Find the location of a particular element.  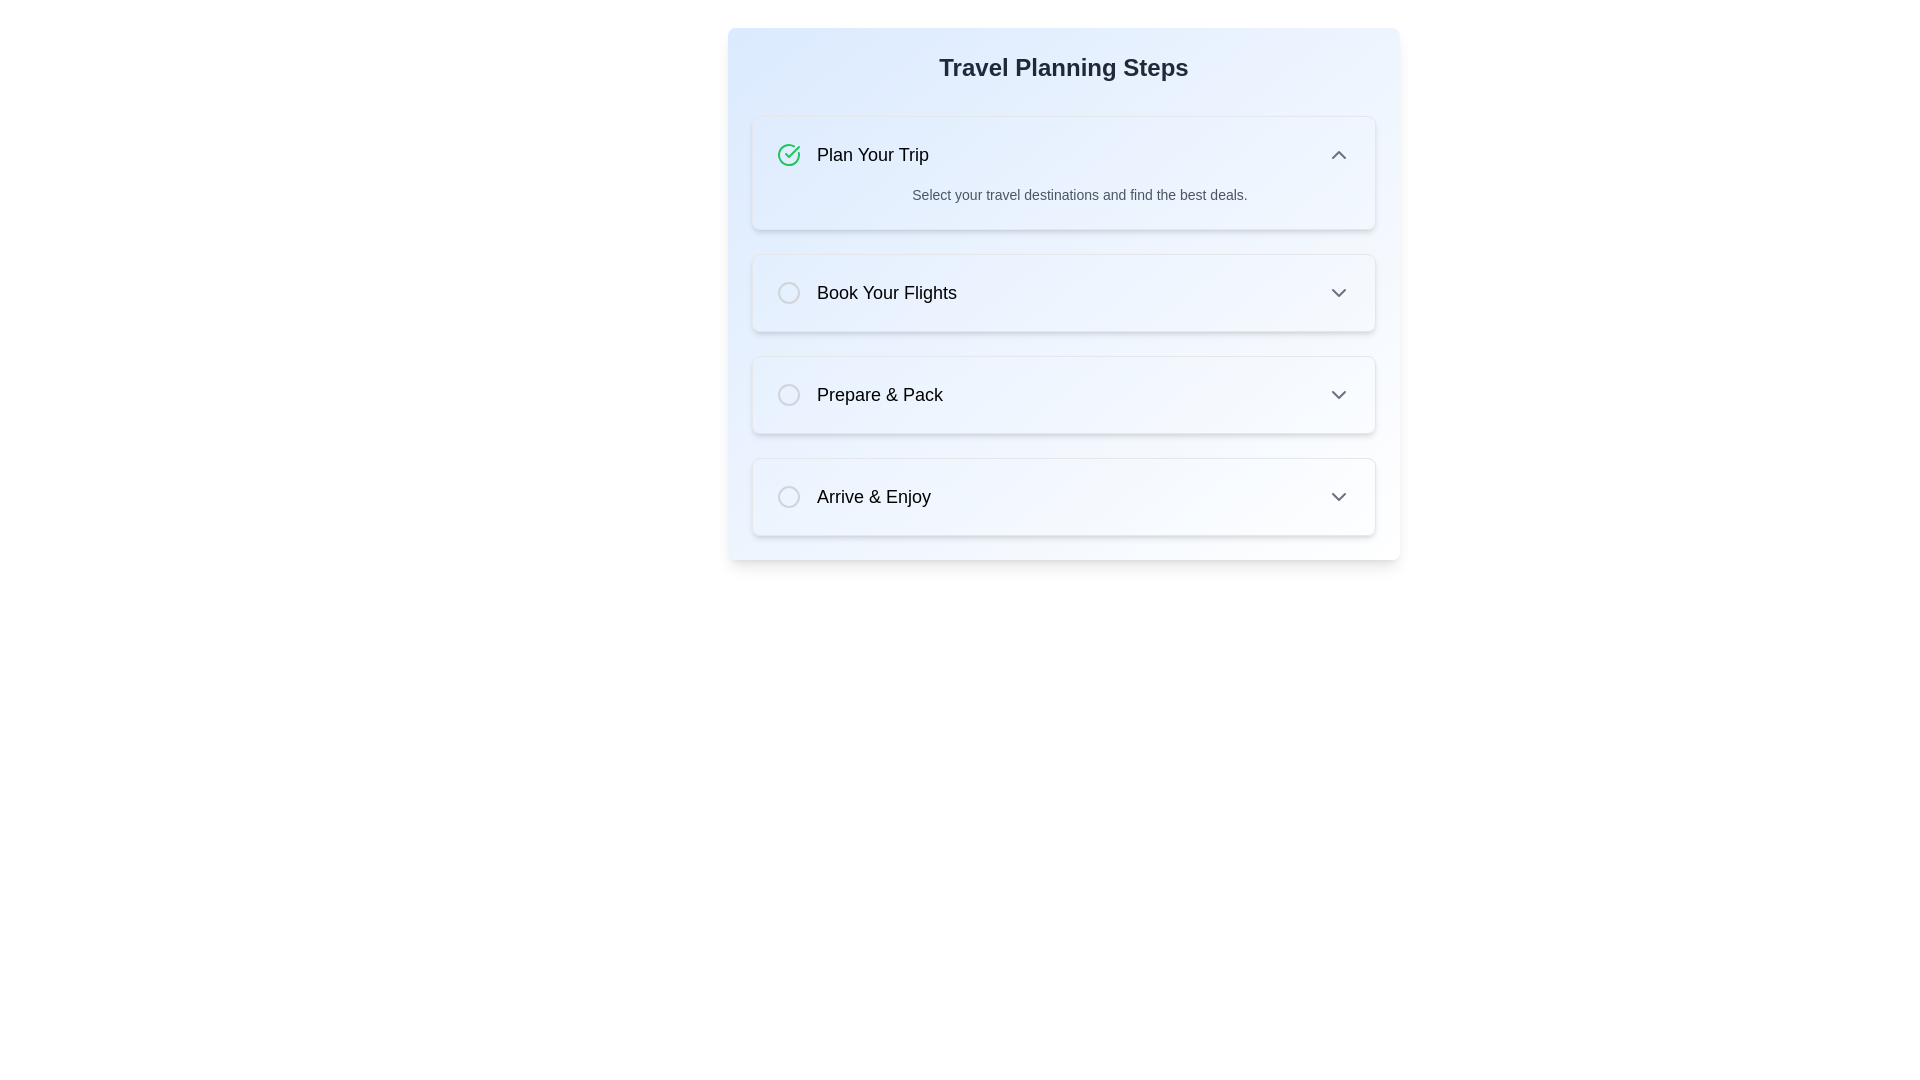

the text block that serves as the title for the first phase of the travel planning process, located near the upper left of the 'Travel Planning Steps' section is located at coordinates (853, 153).